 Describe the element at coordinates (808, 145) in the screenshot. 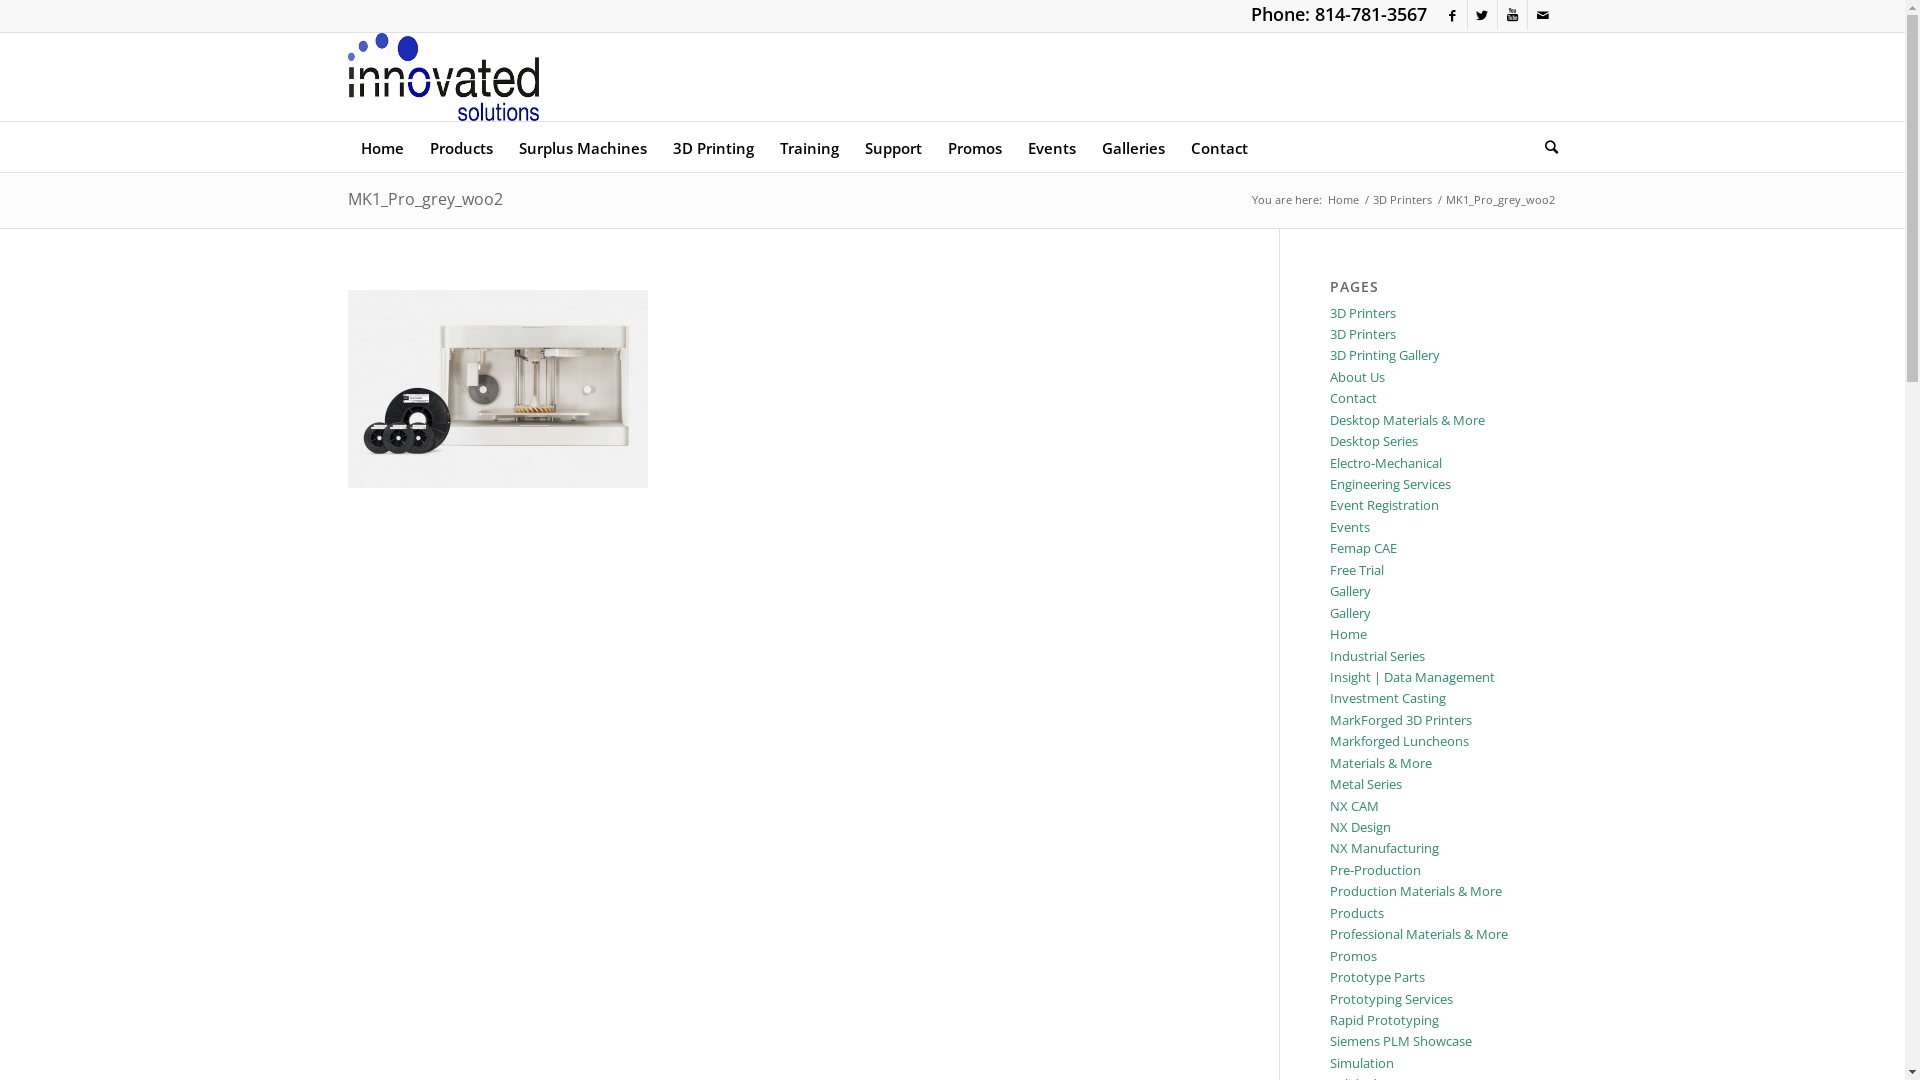

I see `'Training'` at that location.